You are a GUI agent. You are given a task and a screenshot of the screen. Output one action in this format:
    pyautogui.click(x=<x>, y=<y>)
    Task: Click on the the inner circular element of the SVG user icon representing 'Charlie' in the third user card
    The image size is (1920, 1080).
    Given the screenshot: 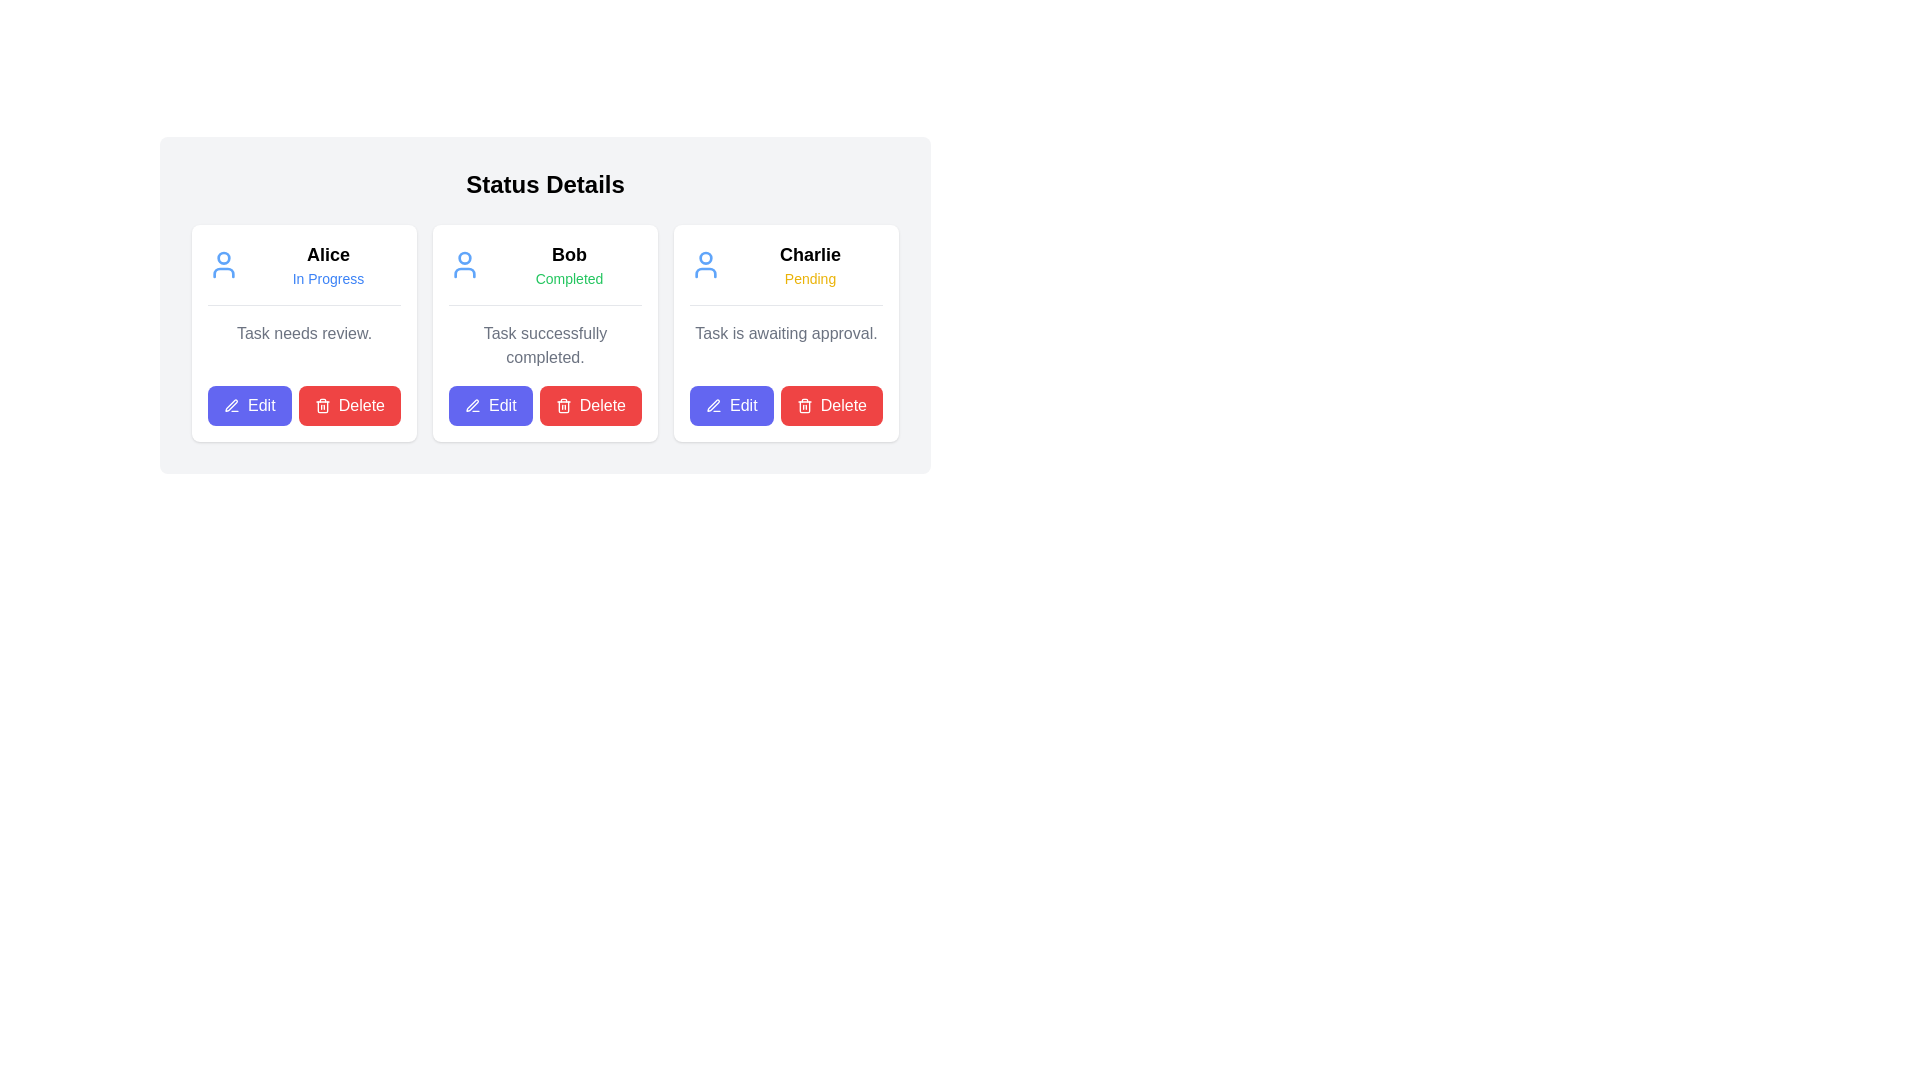 What is the action you would take?
    pyautogui.click(x=705, y=257)
    